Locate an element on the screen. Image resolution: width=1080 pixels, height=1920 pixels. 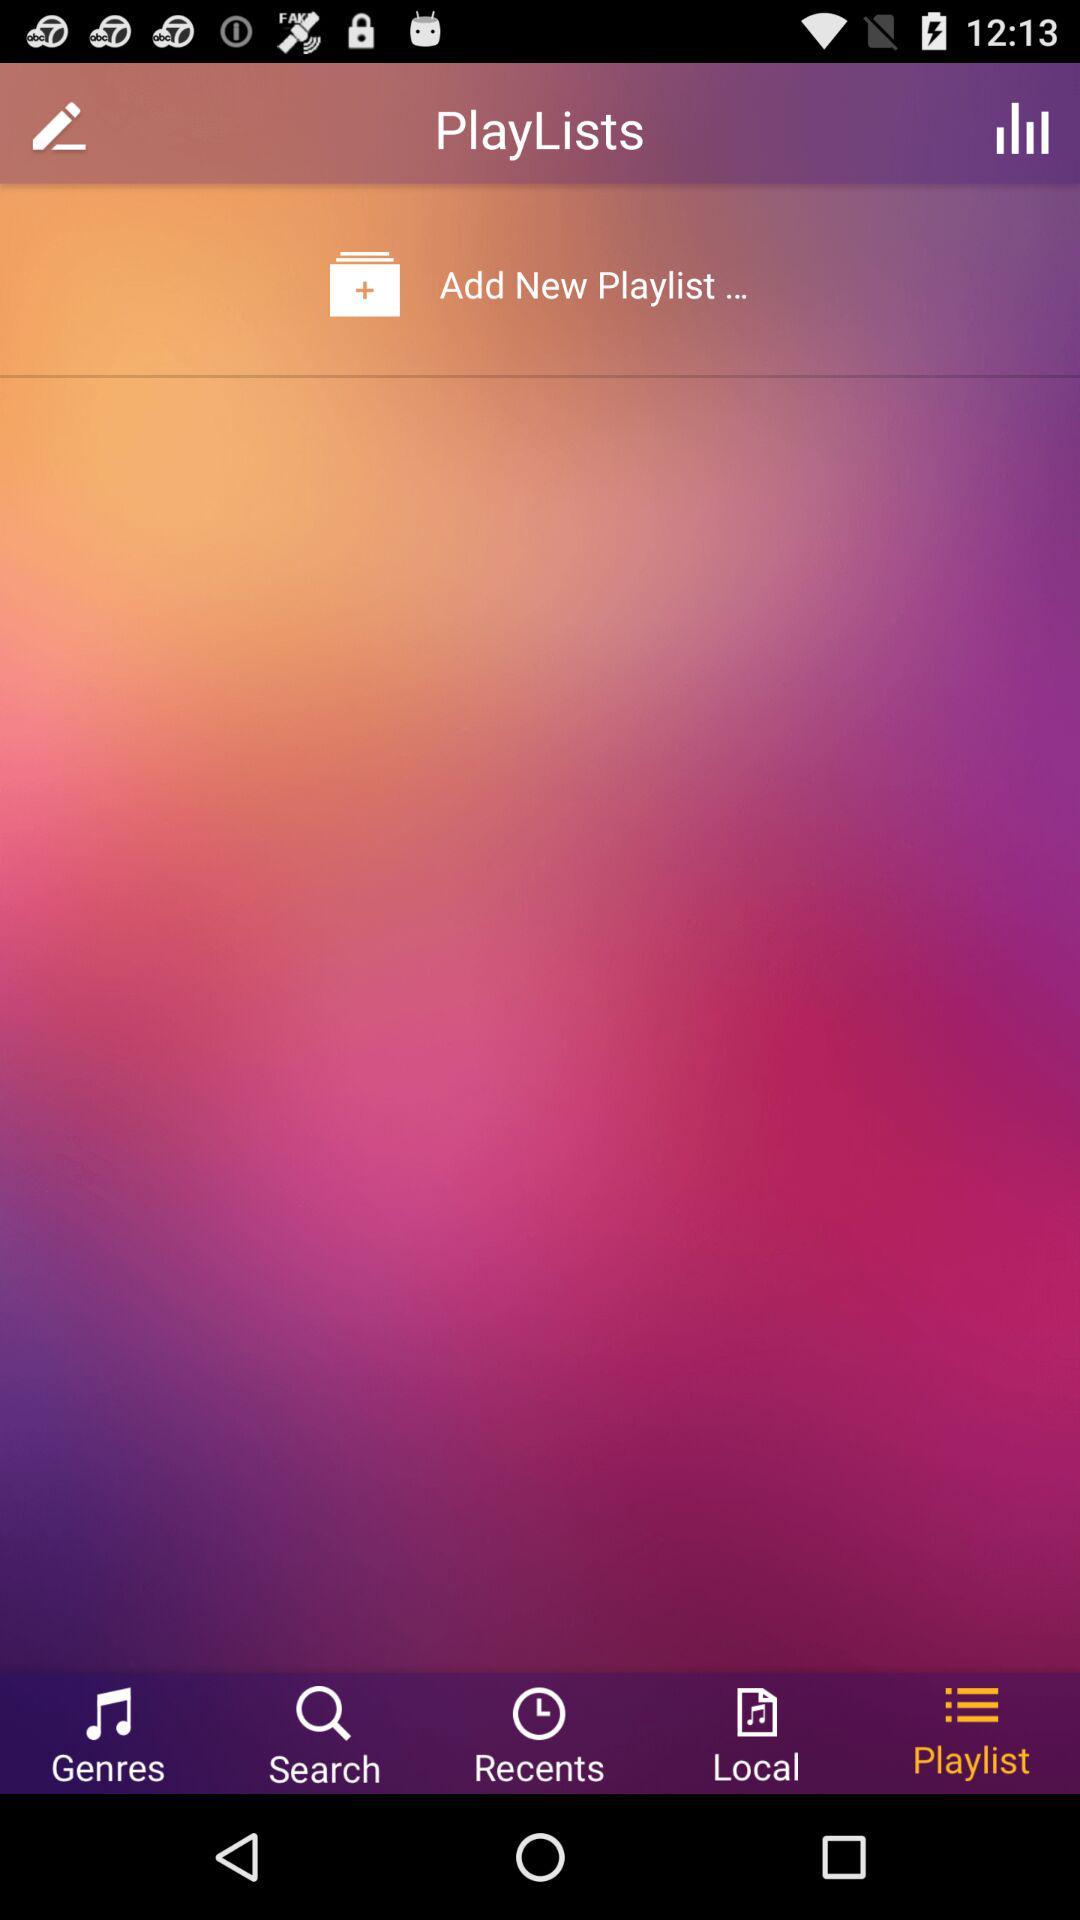
the list icon is located at coordinates (971, 1855).